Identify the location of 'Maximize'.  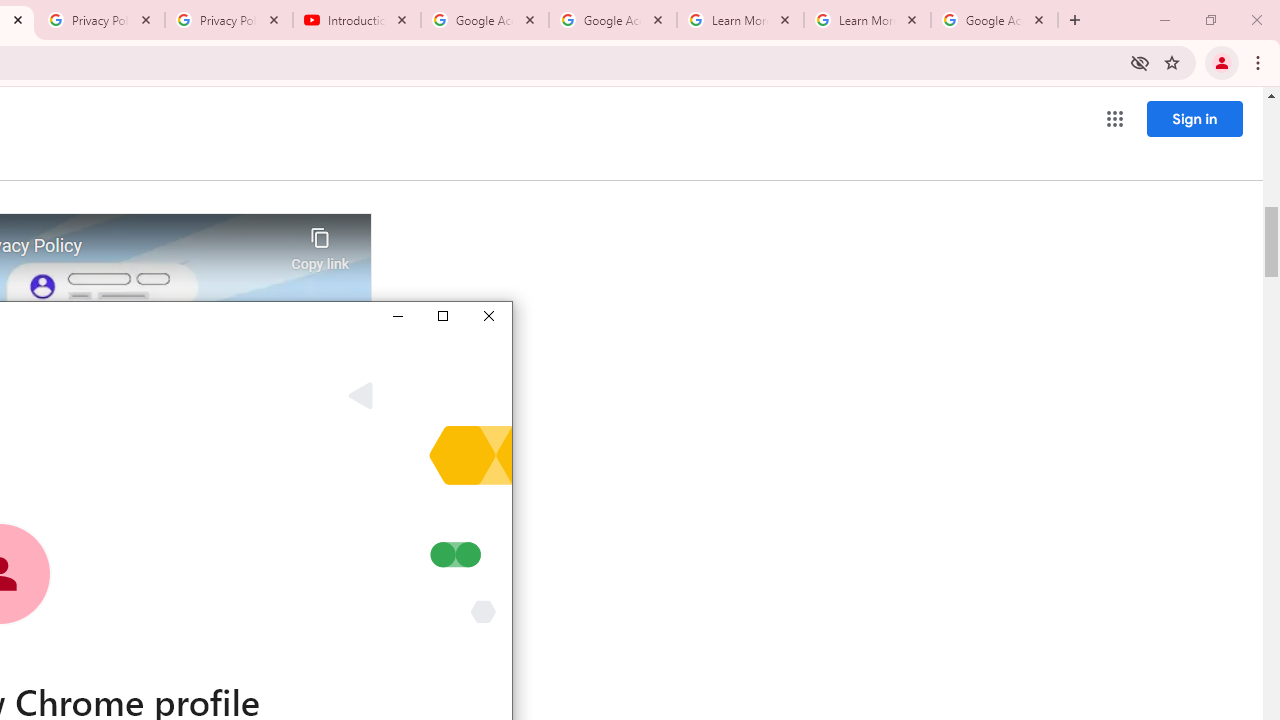
(441, 315).